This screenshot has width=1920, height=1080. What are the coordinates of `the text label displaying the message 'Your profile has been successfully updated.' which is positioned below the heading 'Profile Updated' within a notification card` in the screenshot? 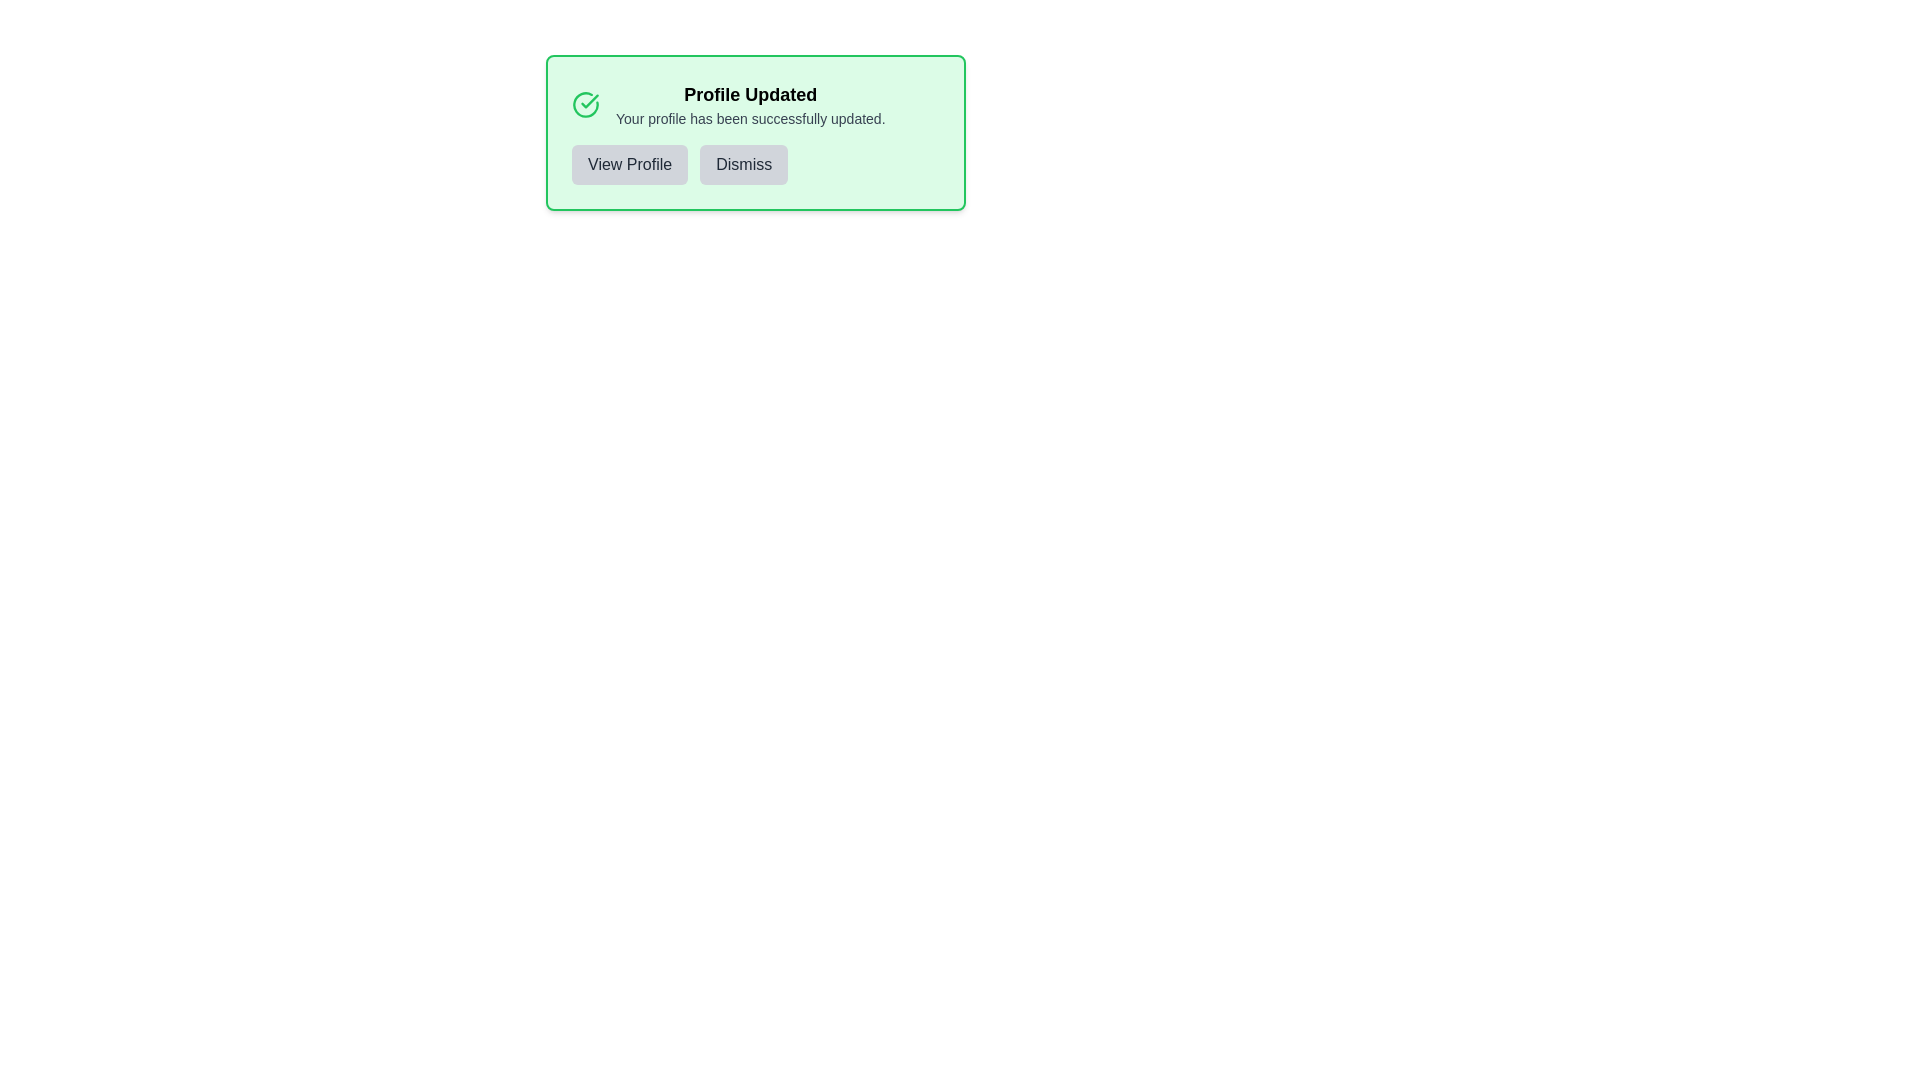 It's located at (749, 119).